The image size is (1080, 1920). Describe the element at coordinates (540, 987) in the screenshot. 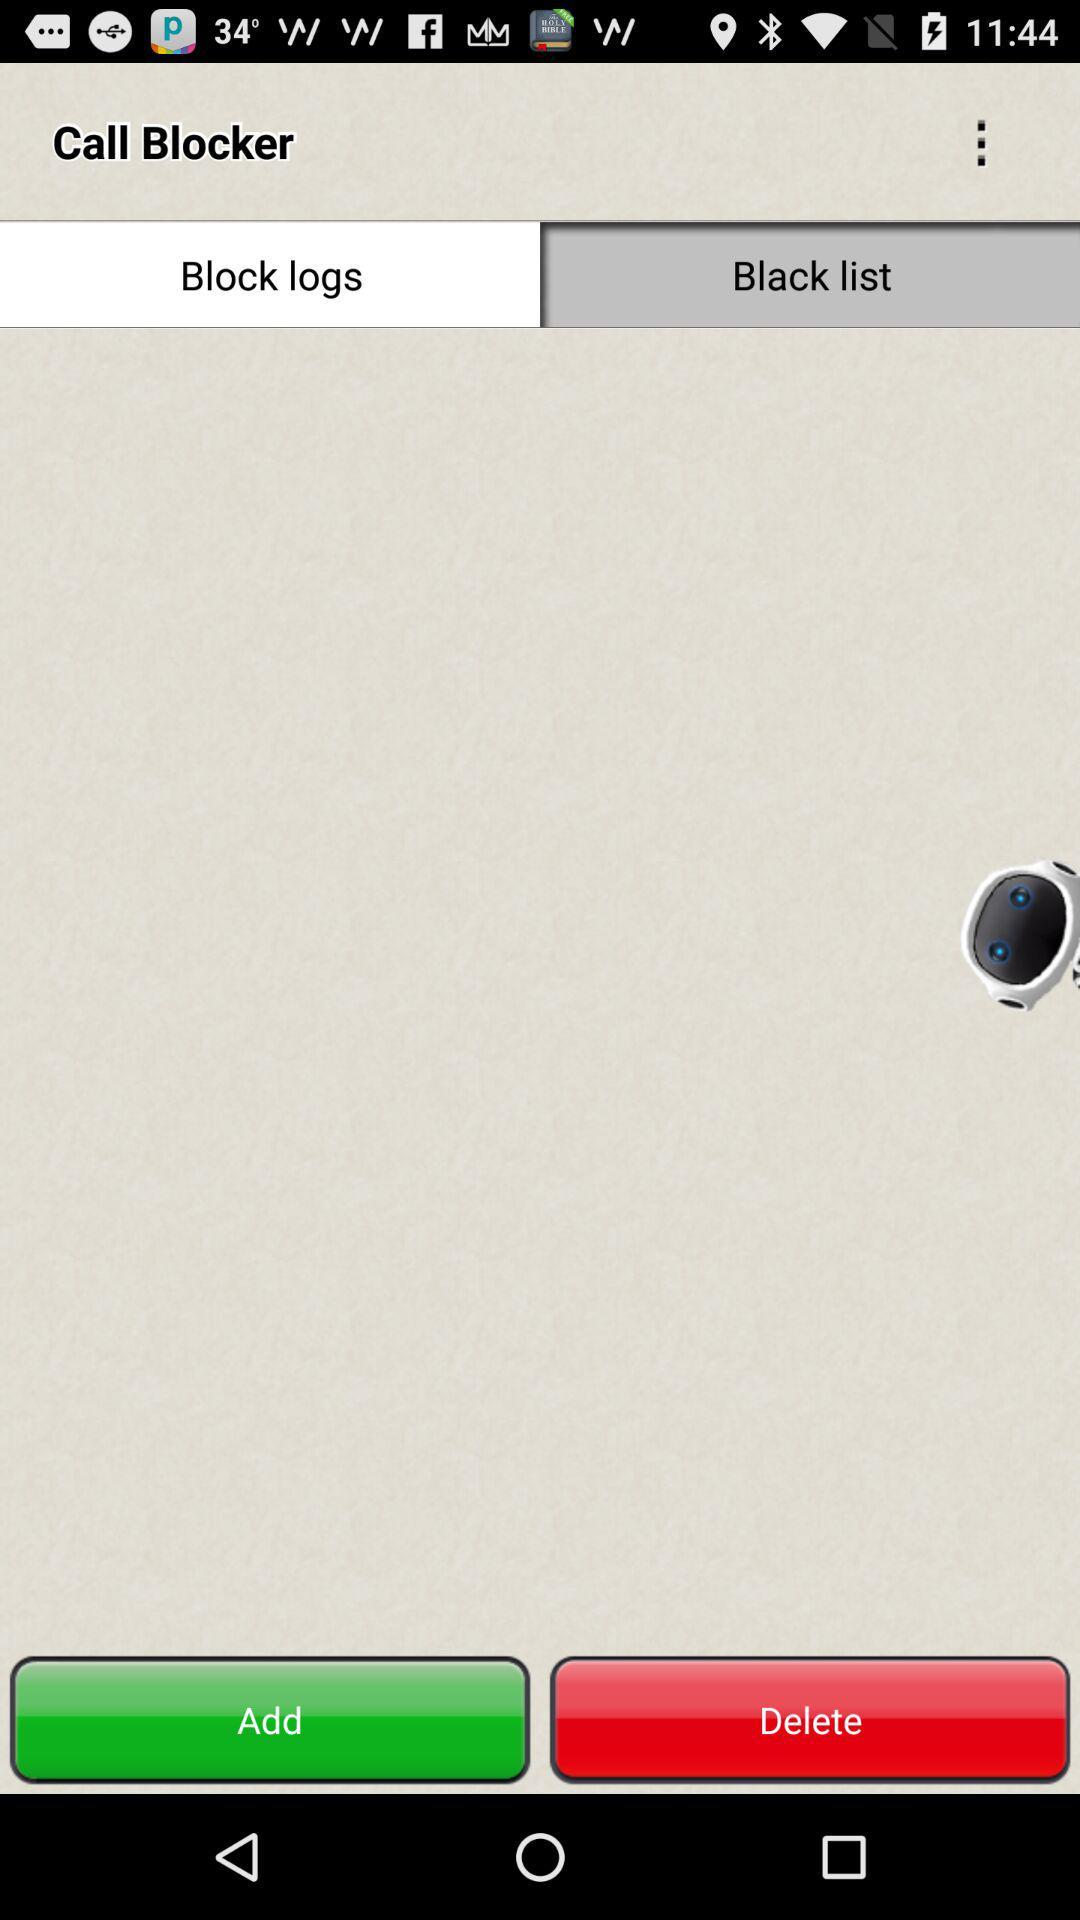

I see `call` at that location.